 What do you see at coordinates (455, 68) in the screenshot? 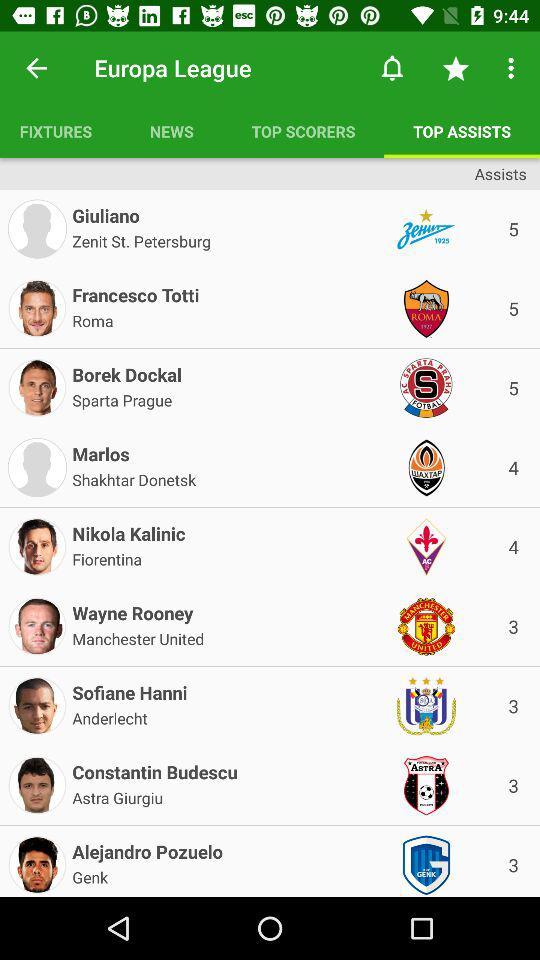
I see `item above top assists` at bounding box center [455, 68].